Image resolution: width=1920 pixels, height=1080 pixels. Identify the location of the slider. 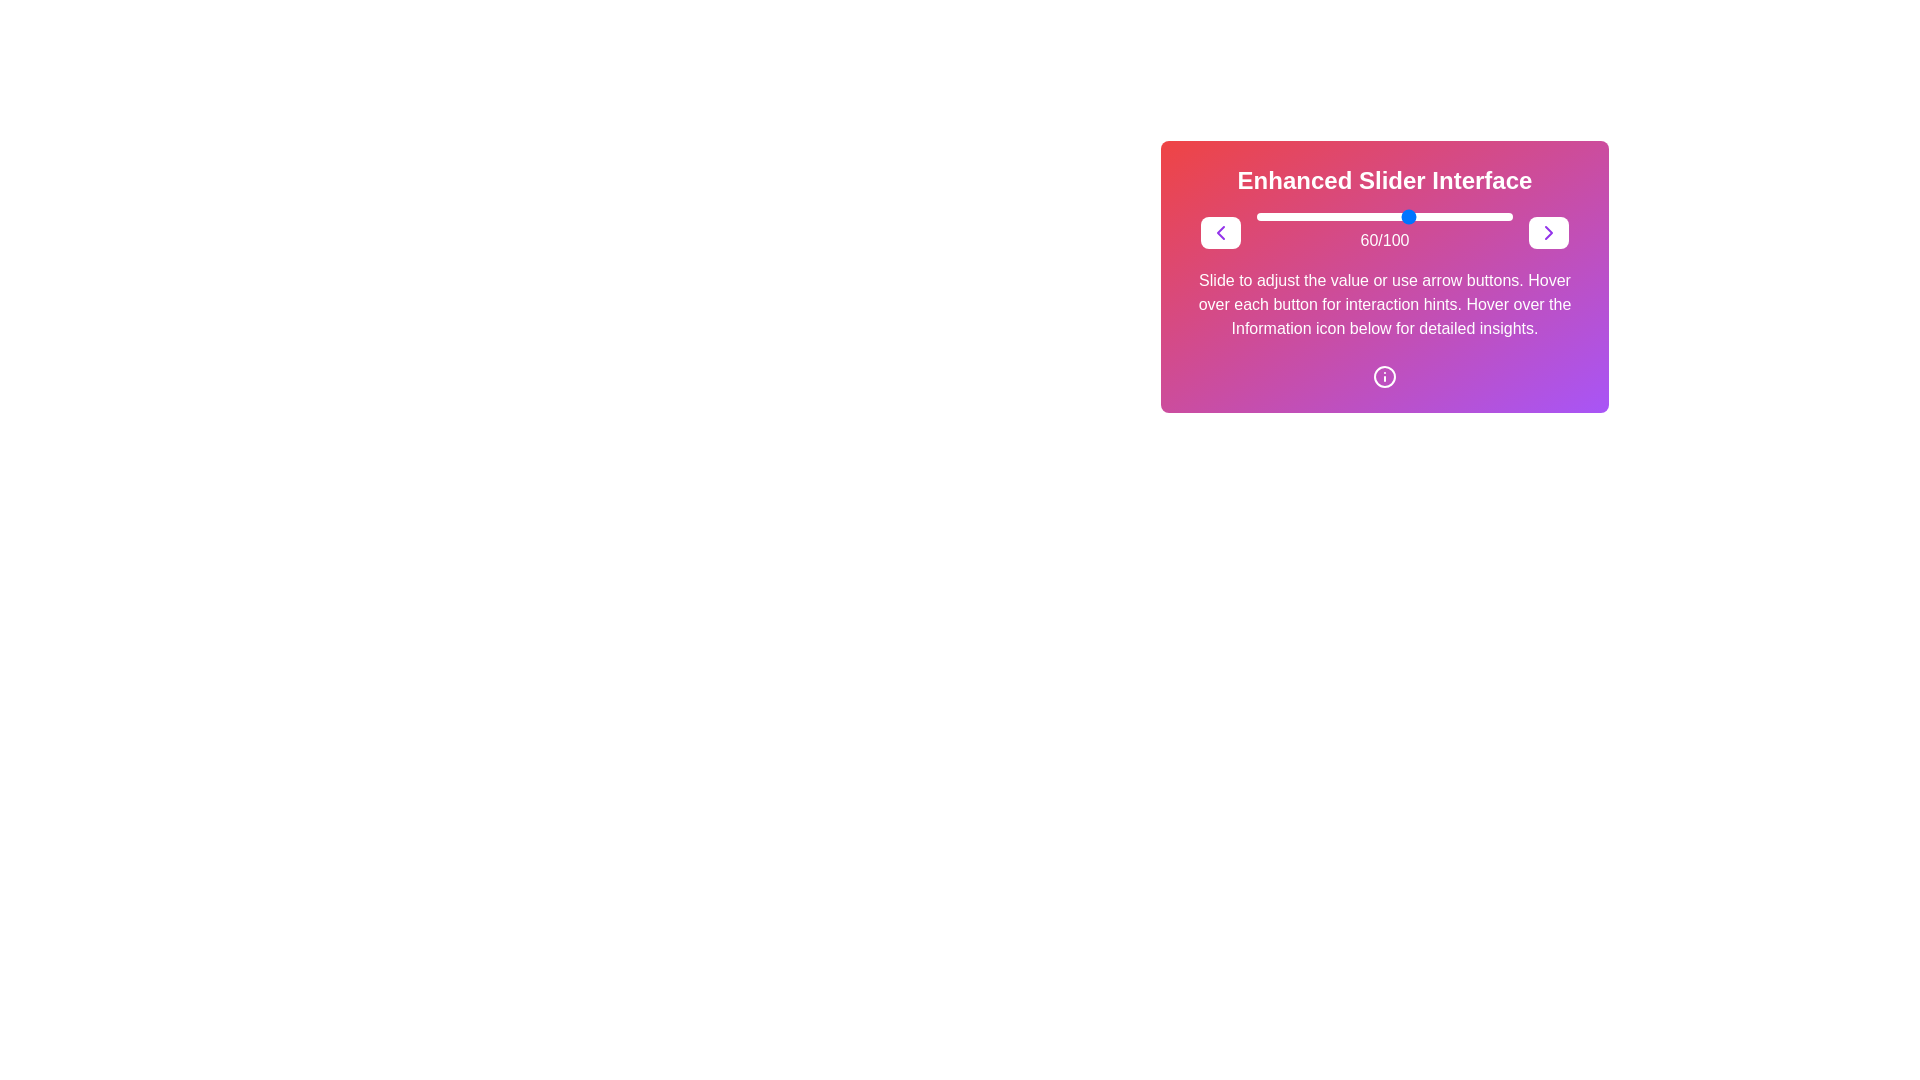
(1336, 216).